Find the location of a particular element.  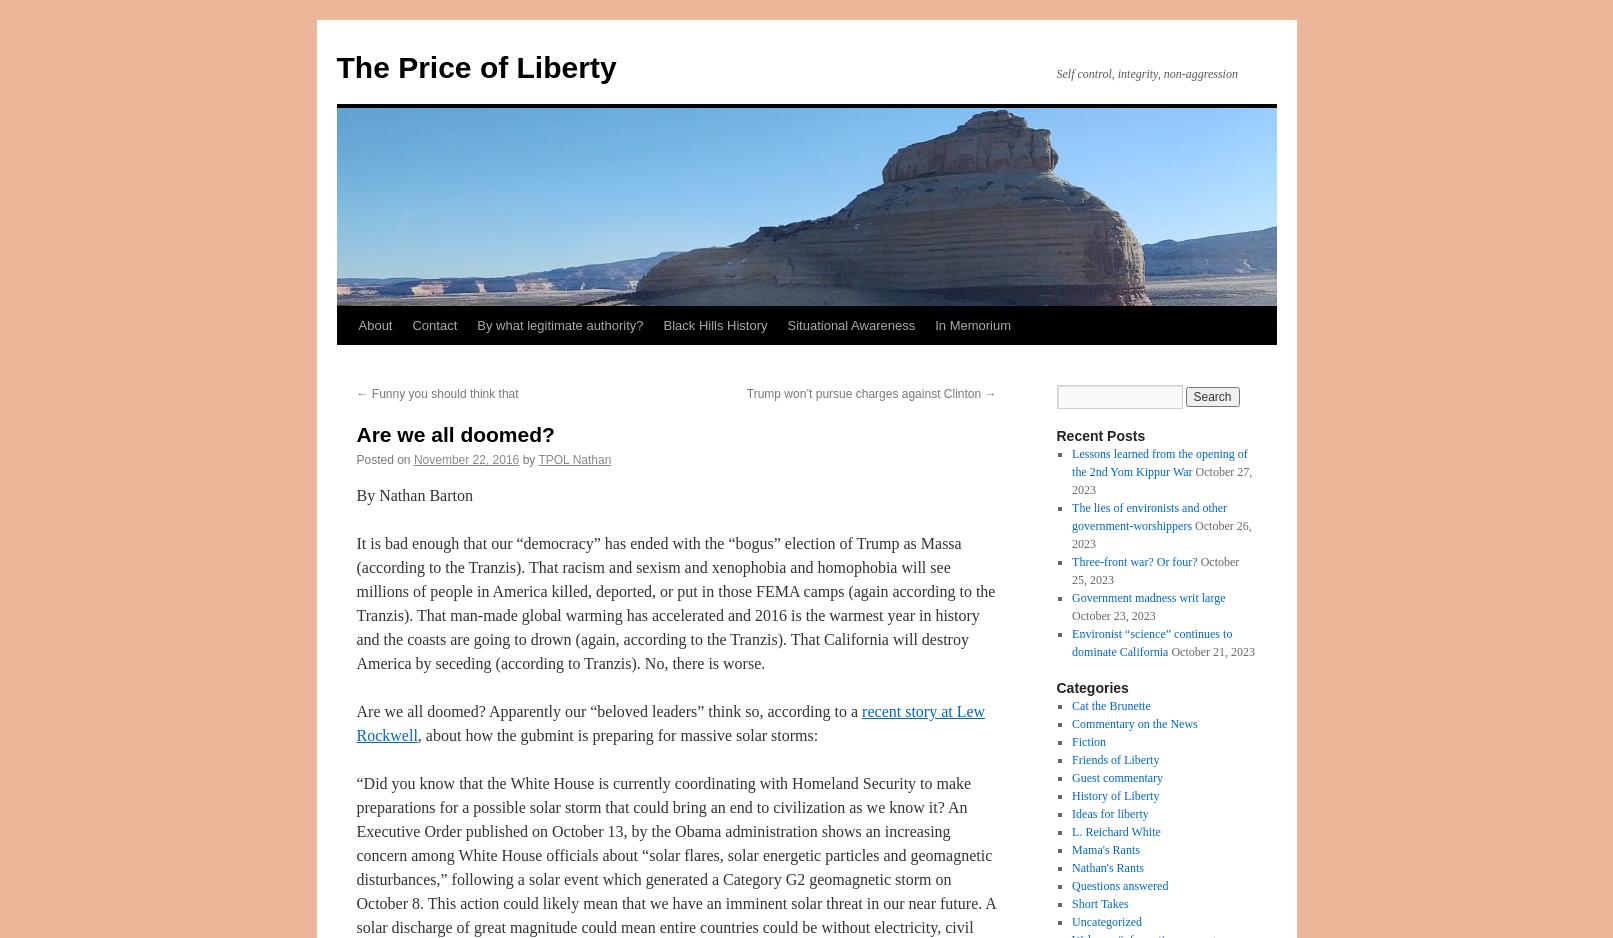

'Ideas for liberty' is located at coordinates (1109, 813).